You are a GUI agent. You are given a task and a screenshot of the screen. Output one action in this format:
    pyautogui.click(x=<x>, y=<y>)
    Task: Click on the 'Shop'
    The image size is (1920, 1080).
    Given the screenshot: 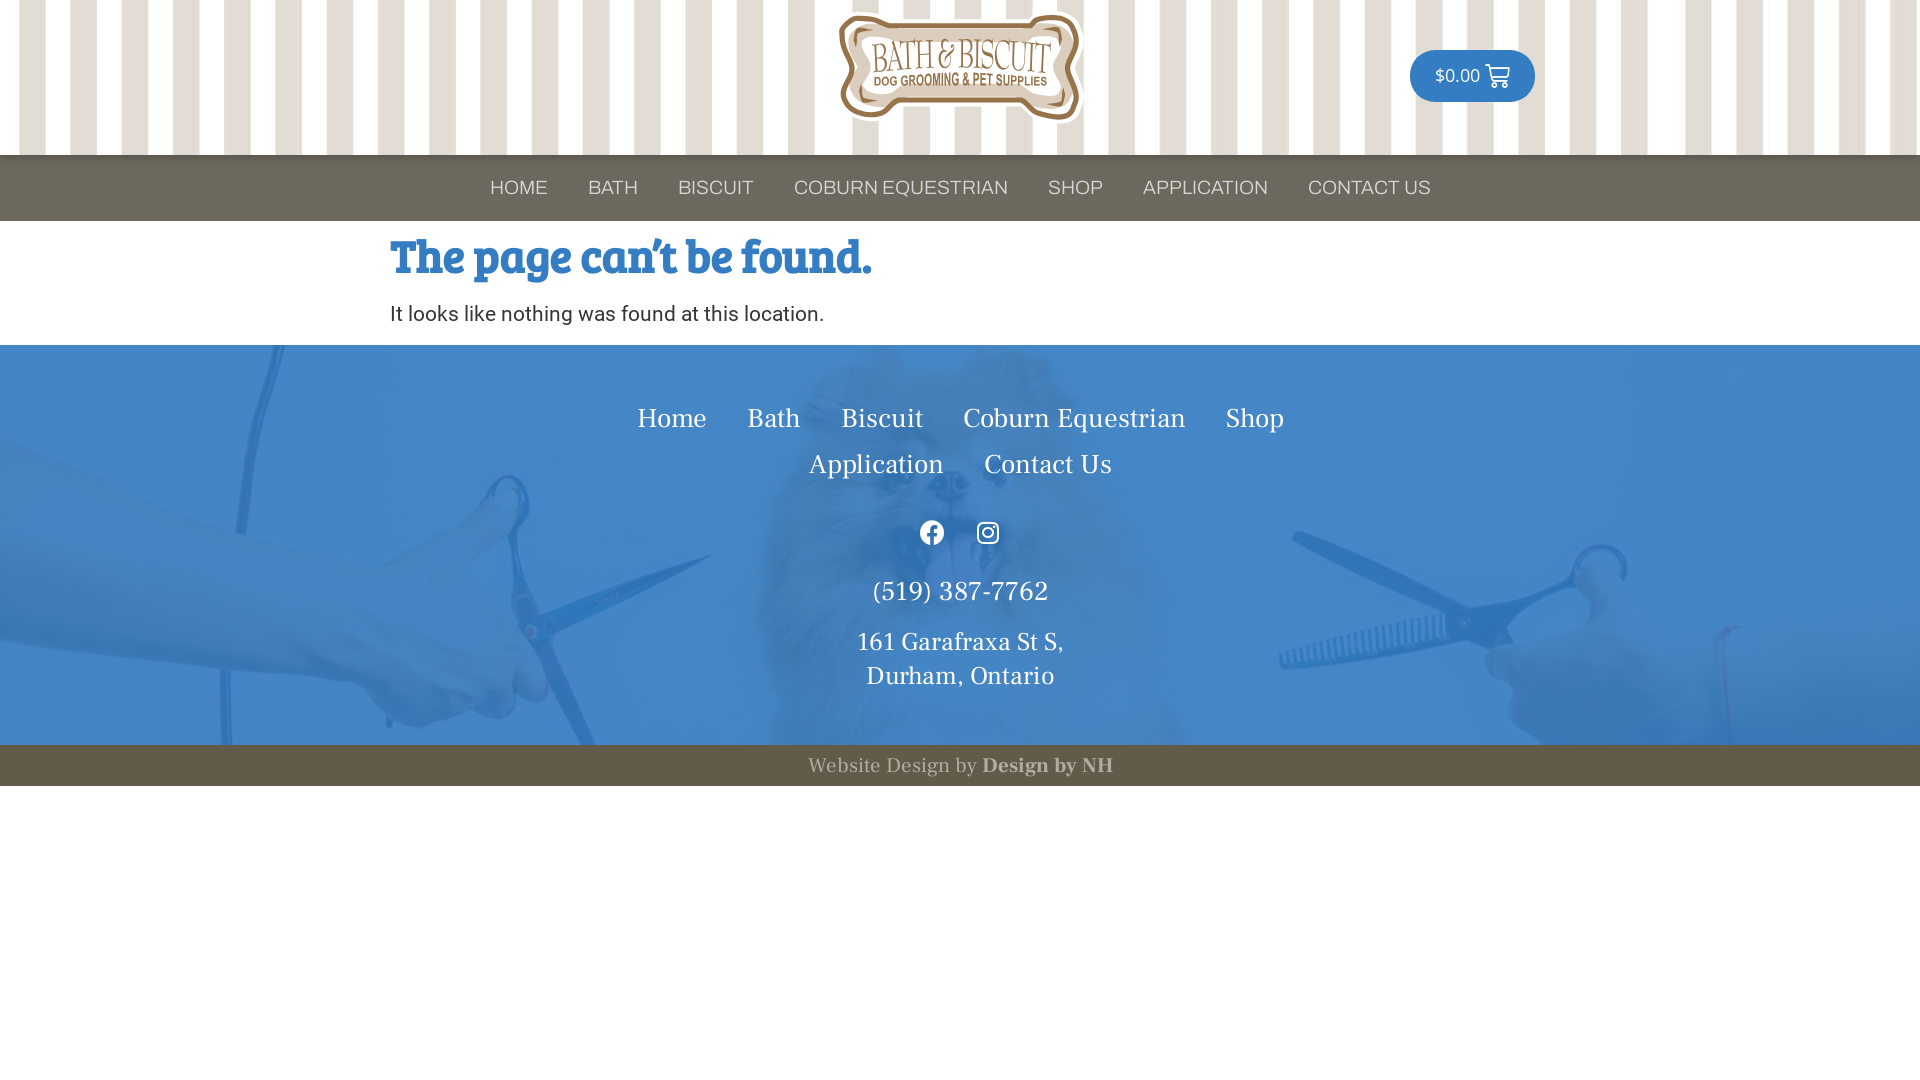 What is the action you would take?
    pyautogui.click(x=1253, y=418)
    